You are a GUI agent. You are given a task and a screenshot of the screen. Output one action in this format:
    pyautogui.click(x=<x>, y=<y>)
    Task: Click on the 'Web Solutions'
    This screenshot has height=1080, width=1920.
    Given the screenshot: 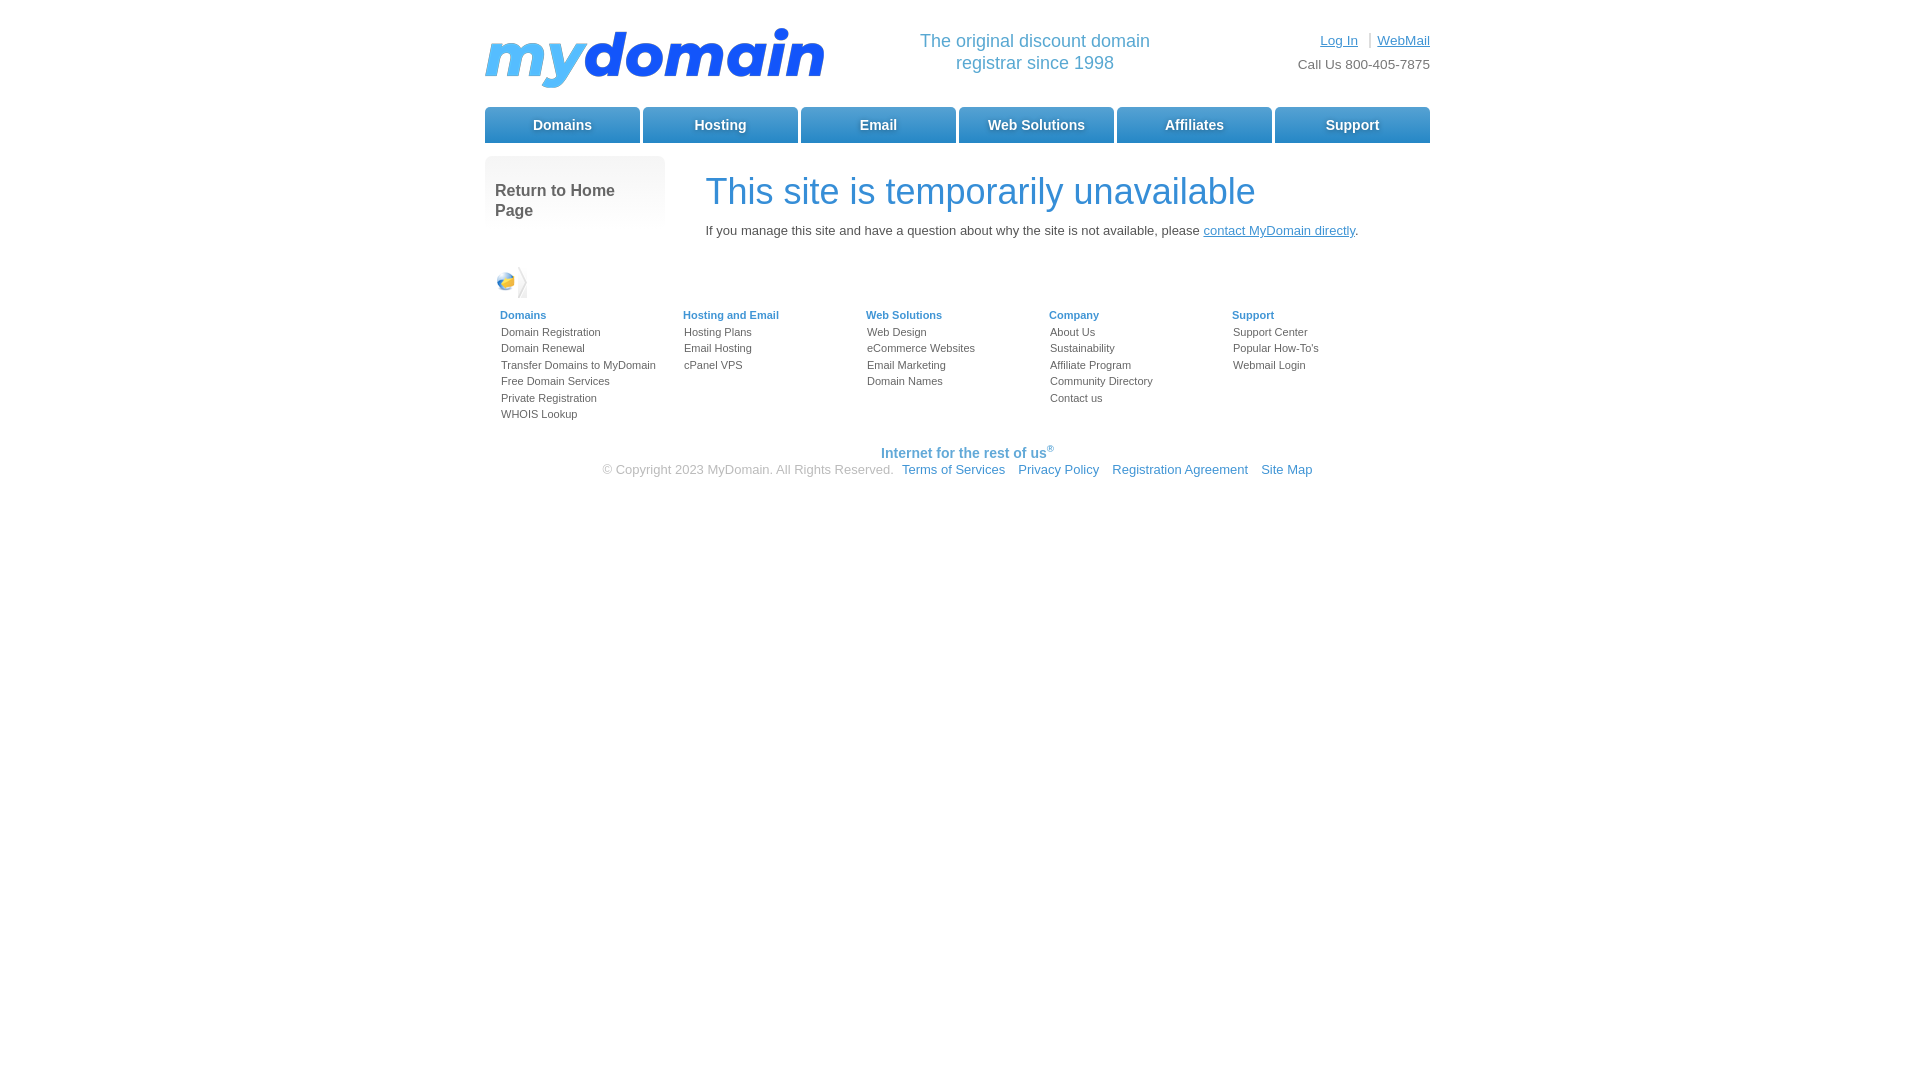 What is the action you would take?
    pyautogui.click(x=902, y=315)
    